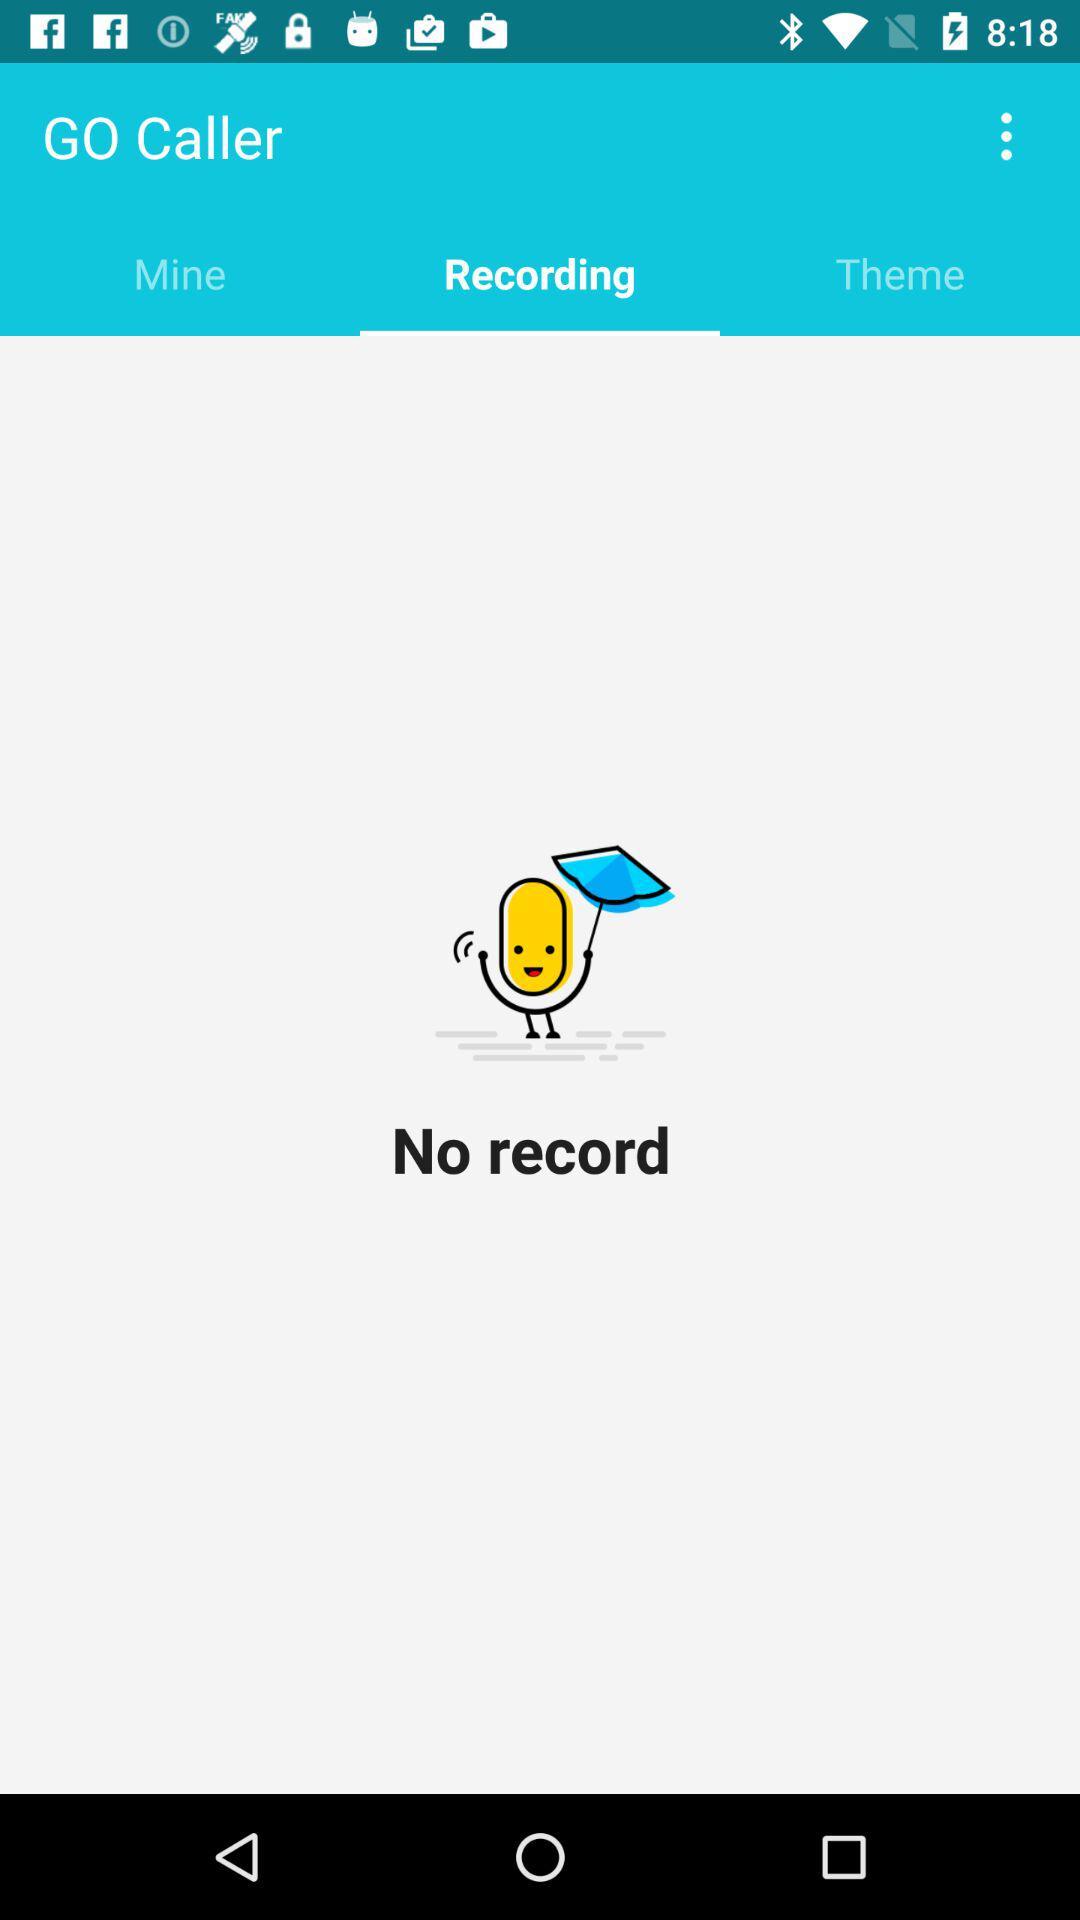 The image size is (1080, 1920). I want to click on item next to theme item, so click(540, 272).